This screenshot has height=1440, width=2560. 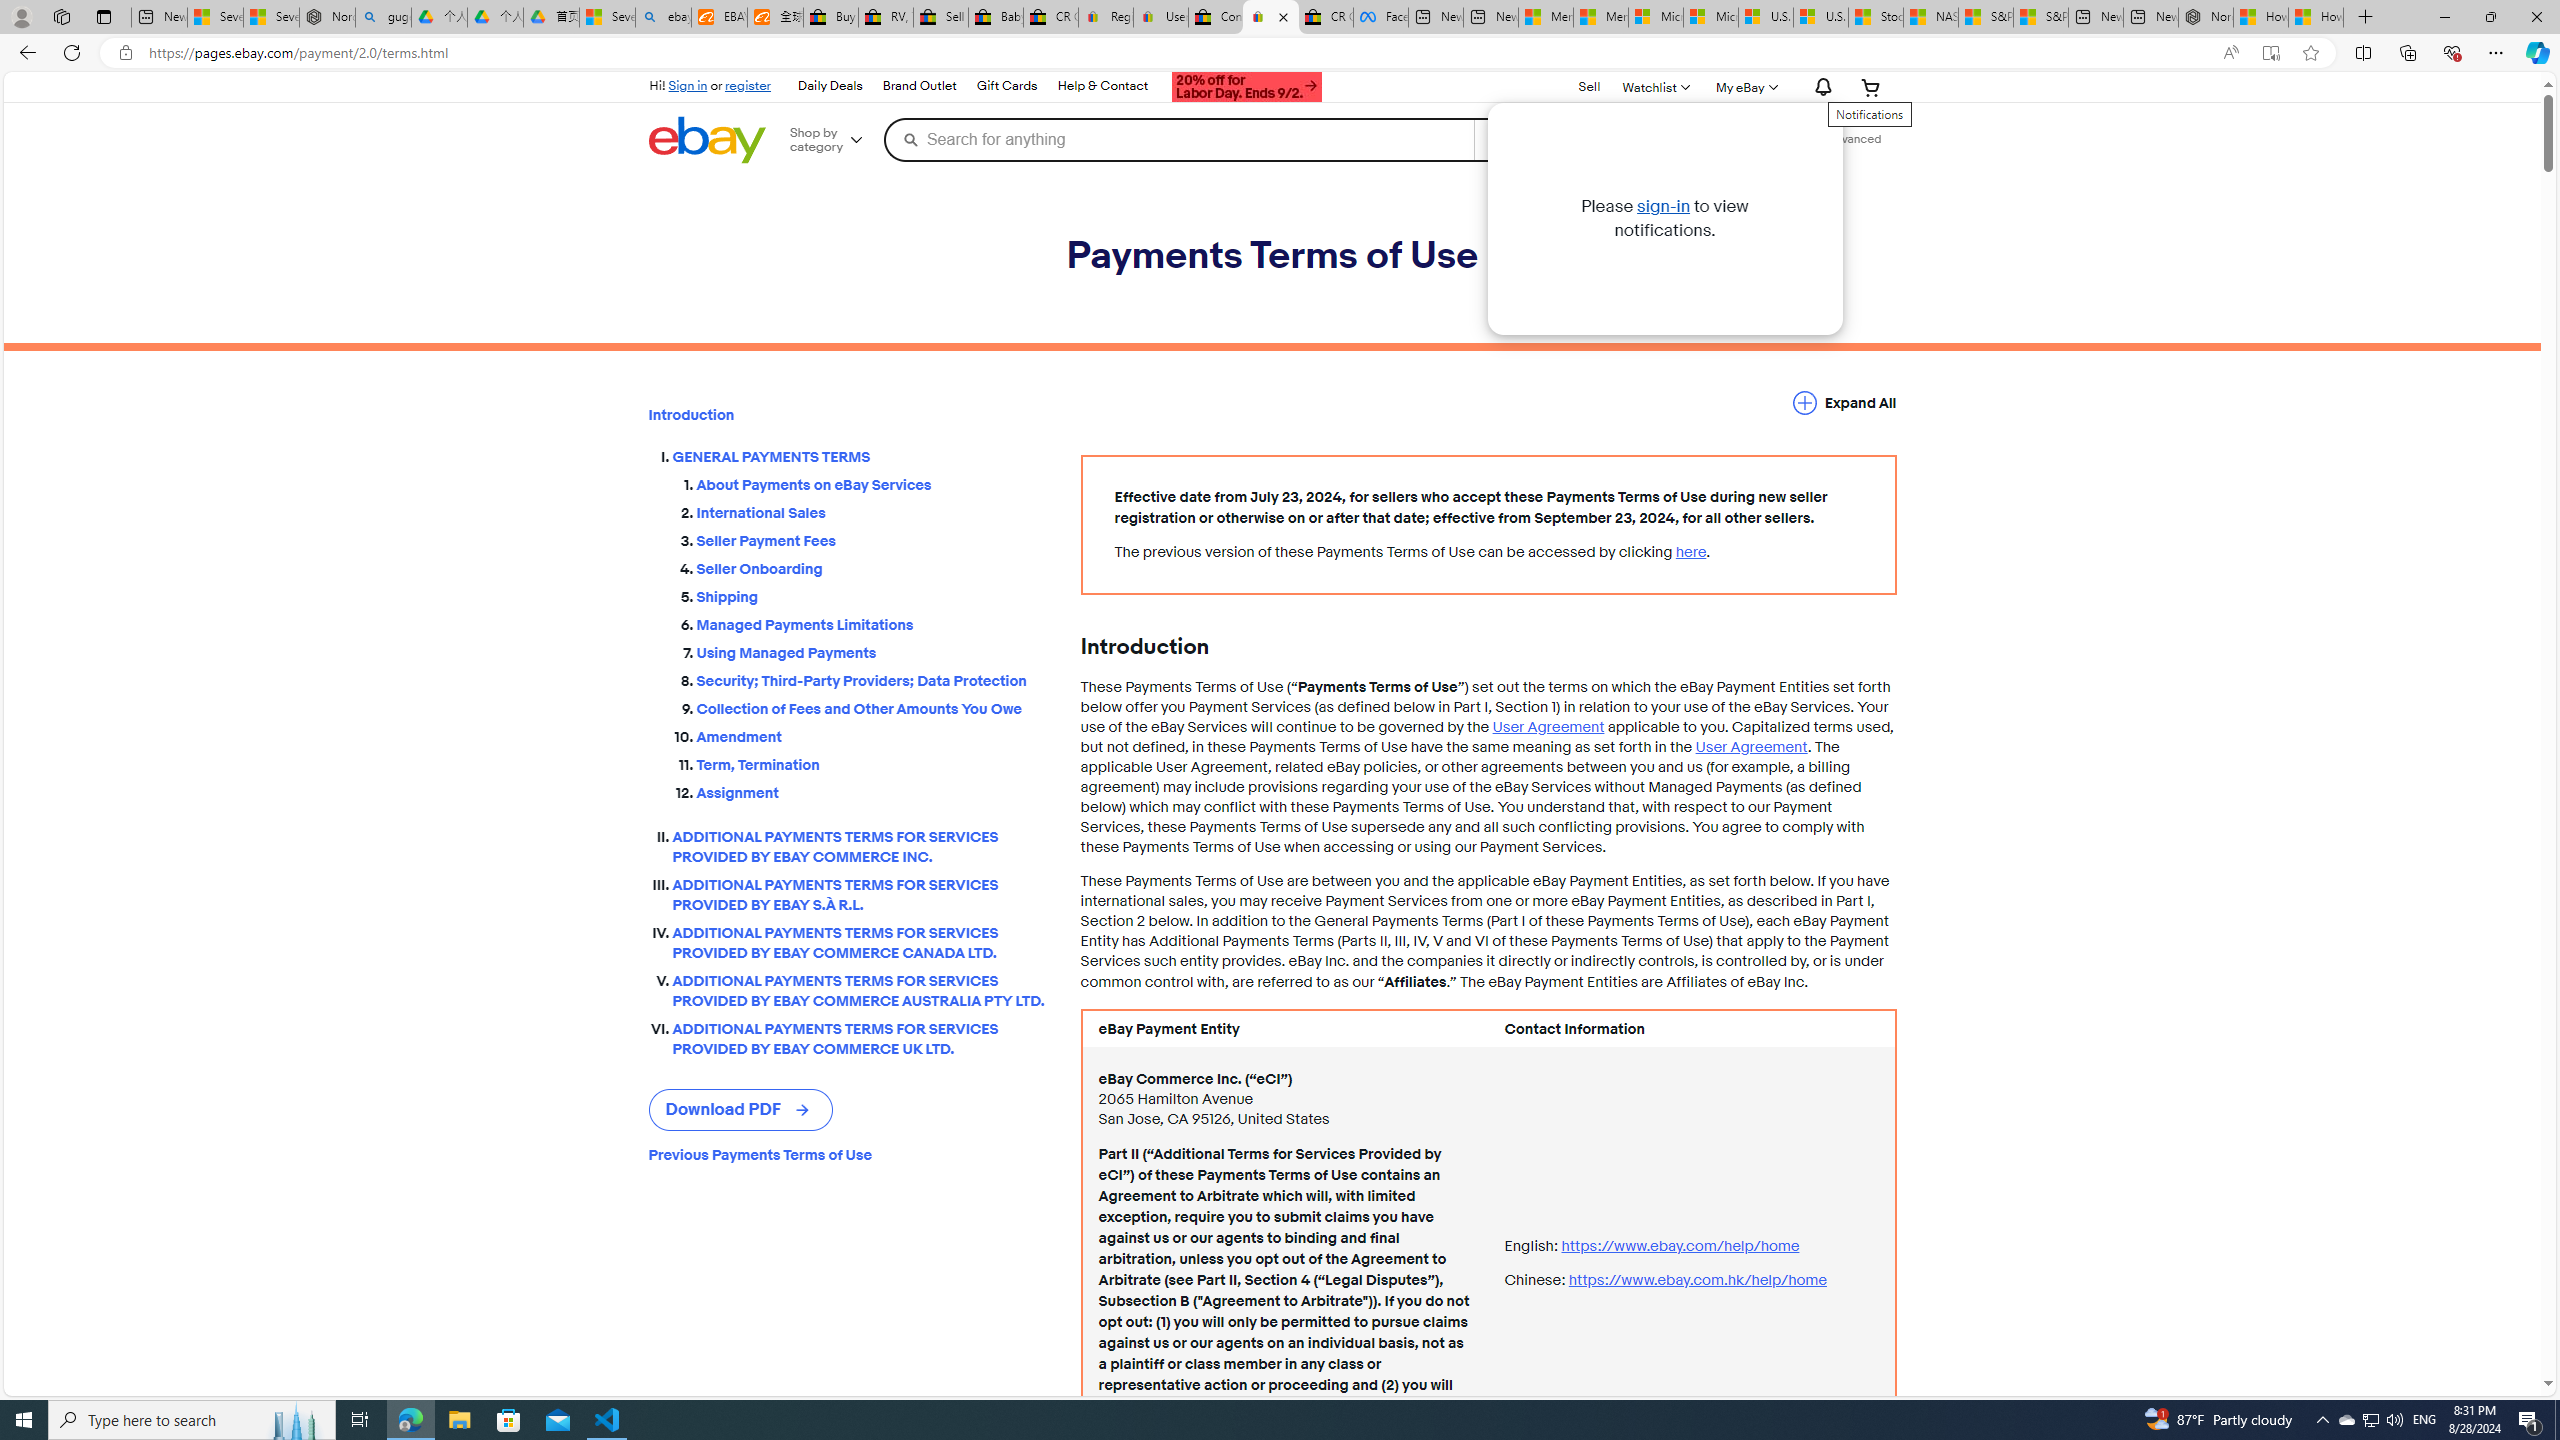 What do you see at coordinates (872, 479) in the screenshot?
I see `'About Payments on eBay Services'` at bounding box center [872, 479].